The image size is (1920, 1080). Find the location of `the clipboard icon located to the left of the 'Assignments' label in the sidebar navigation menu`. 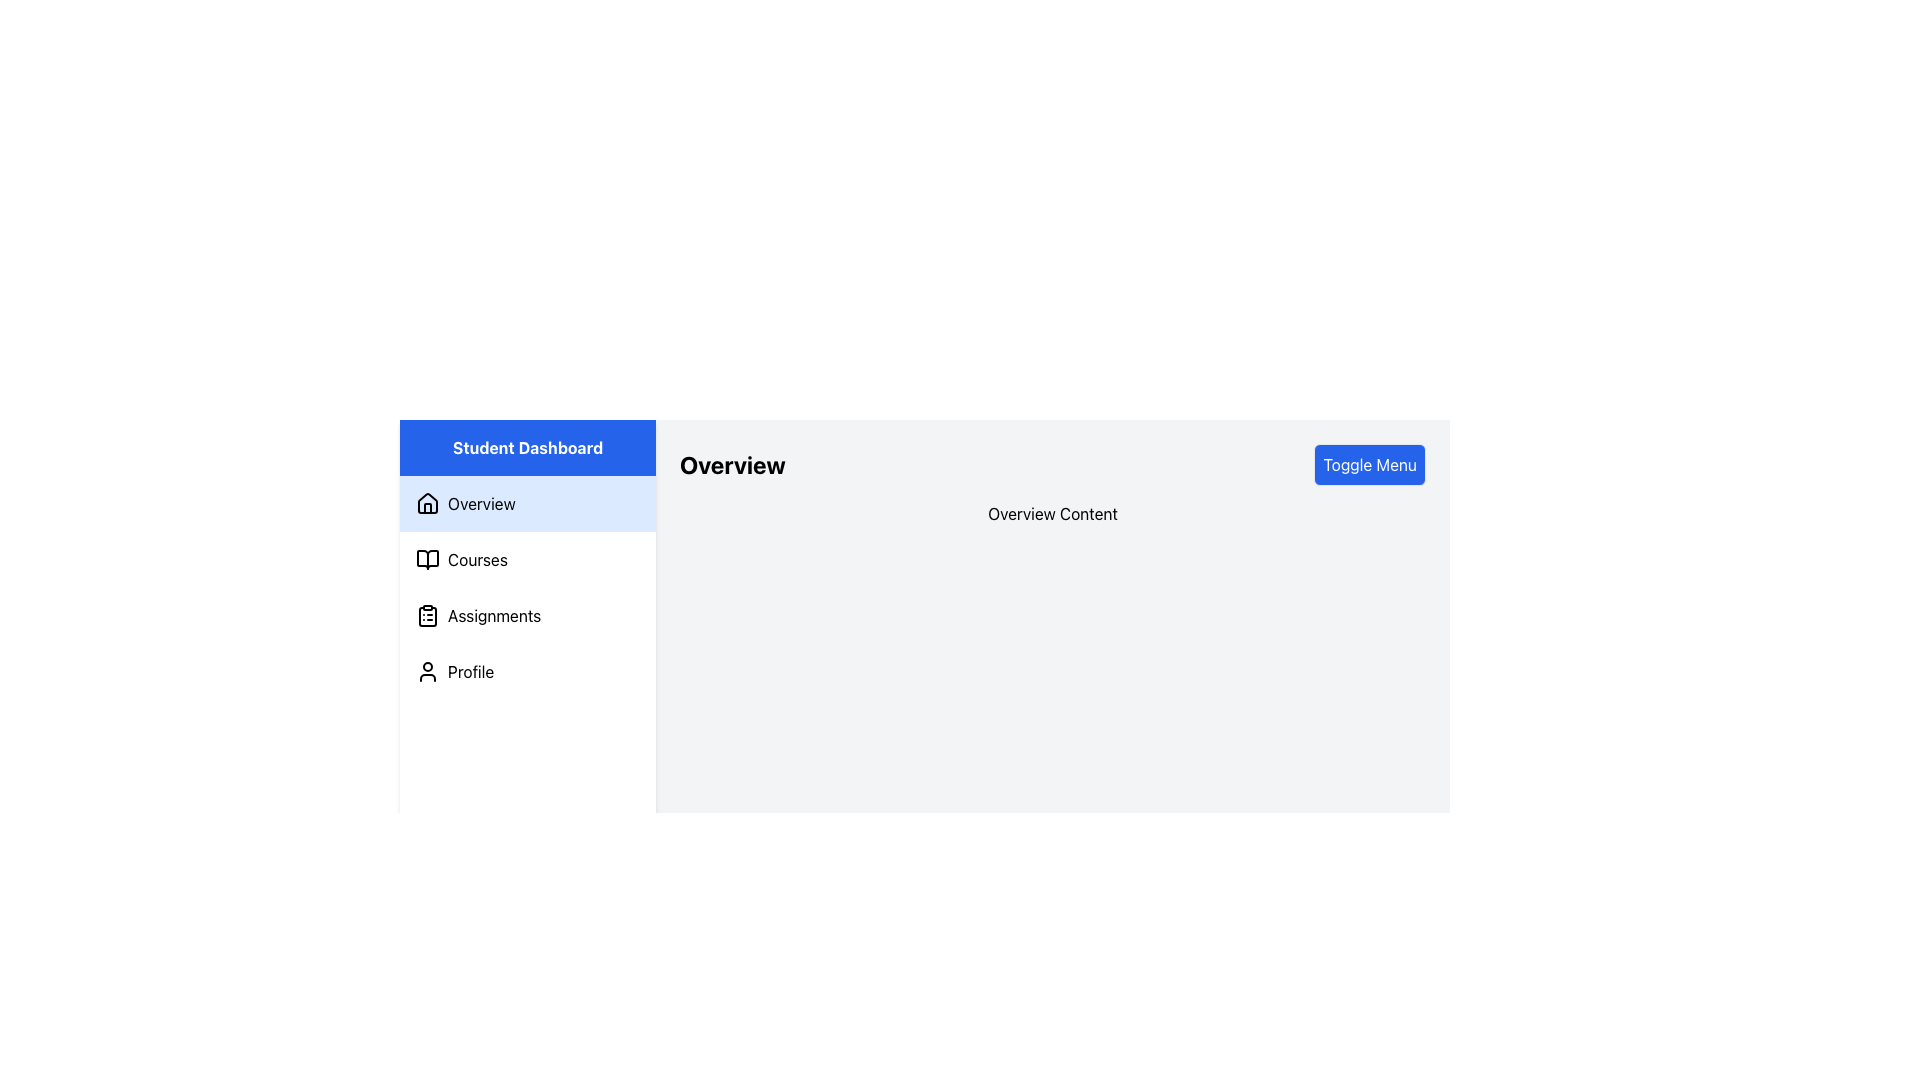

the clipboard icon located to the left of the 'Assignments' label in the sidebar navigation menu is located at coordinates (426, 615).